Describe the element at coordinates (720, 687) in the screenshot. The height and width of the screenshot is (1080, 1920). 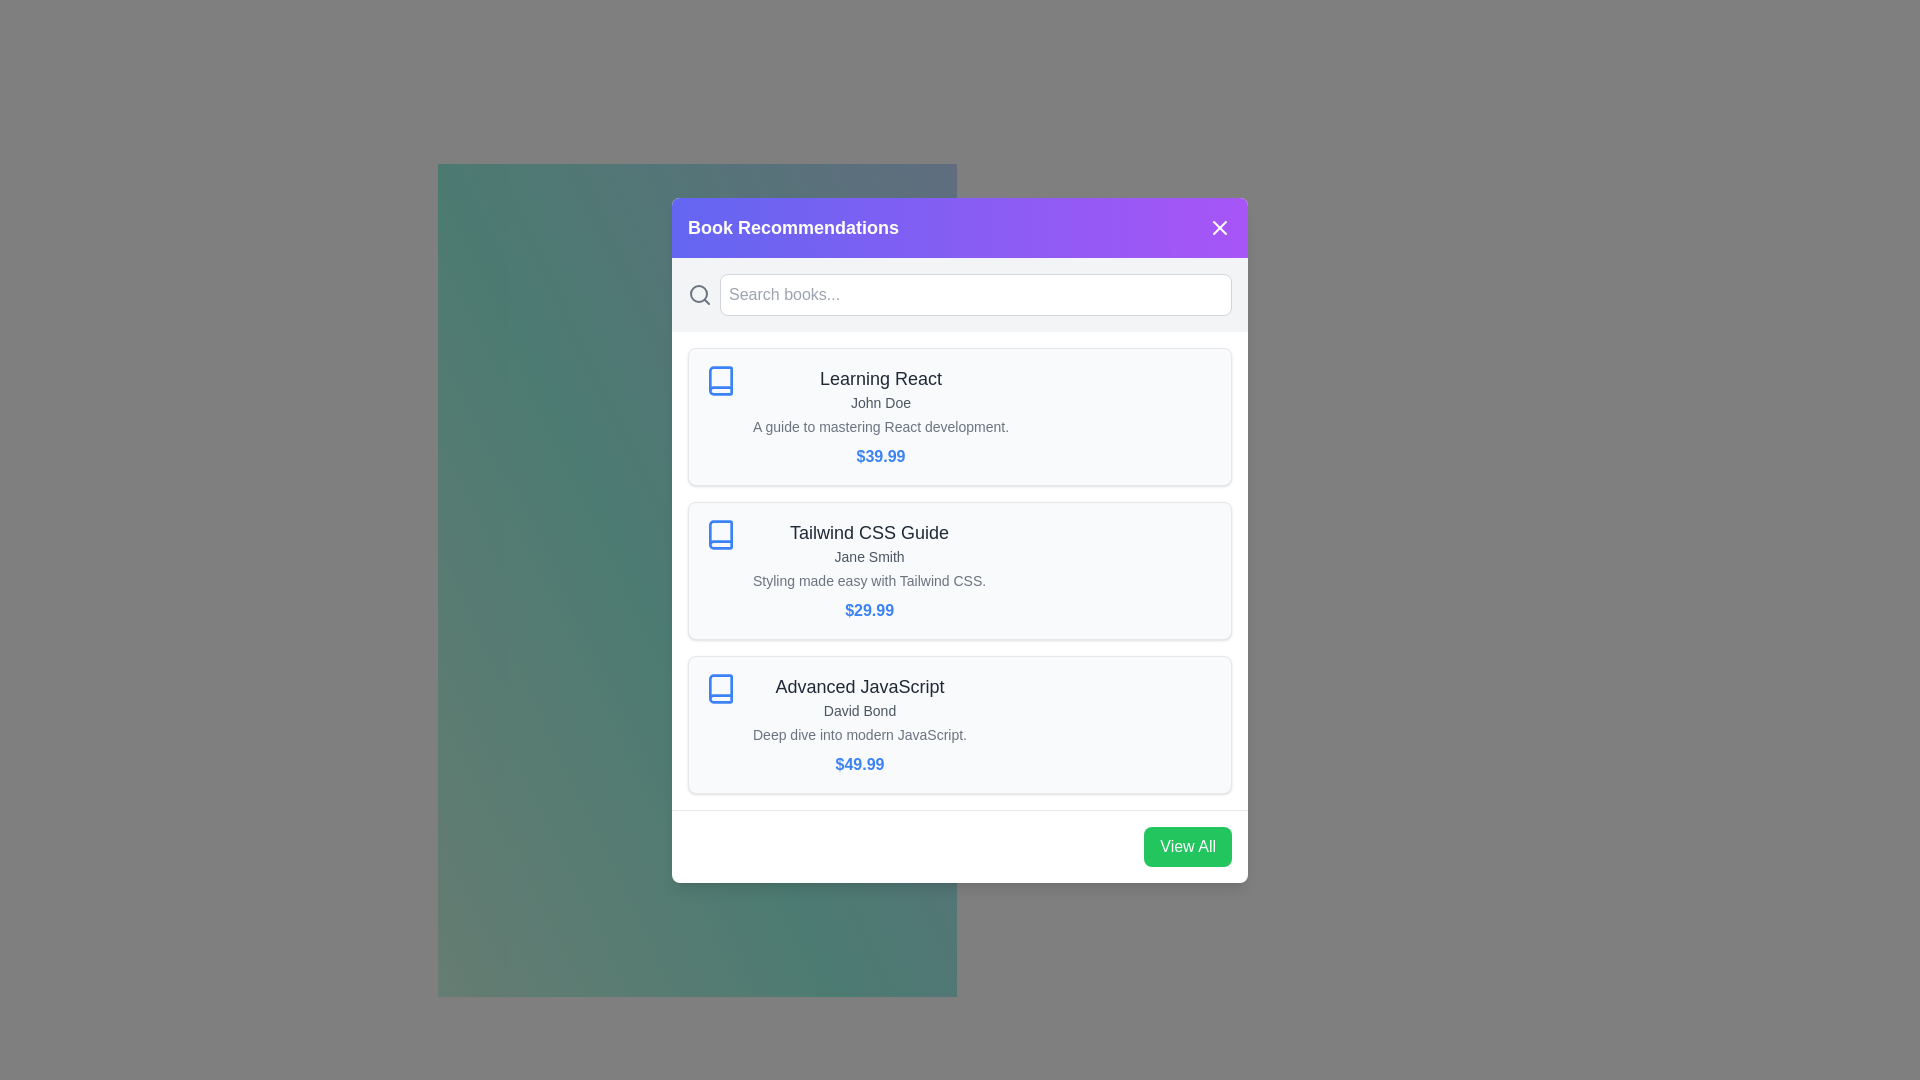
I see `the book icon located on the left side of the third recommendation card for 'Advanced JavaScript' in the Book Recommendations section` at that location.